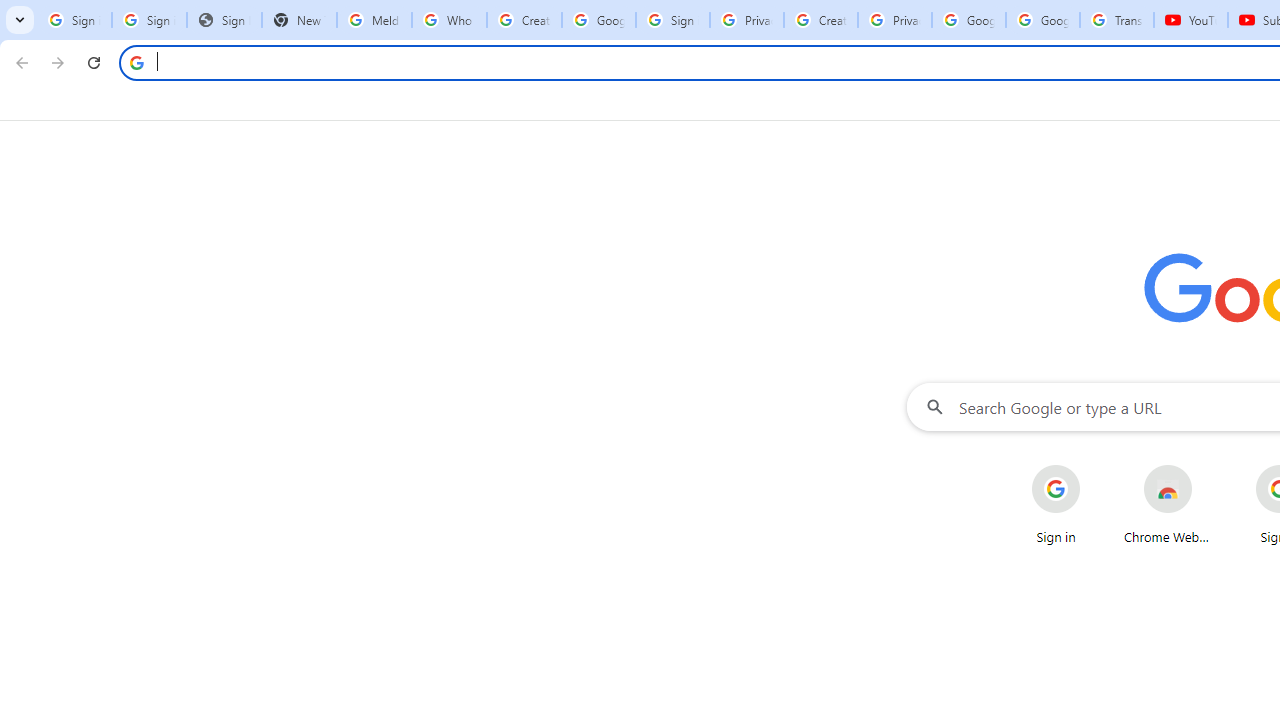 This screenshot has height=720, width=1280. I want to click on 'Create your Google Account', so click(820, 20).